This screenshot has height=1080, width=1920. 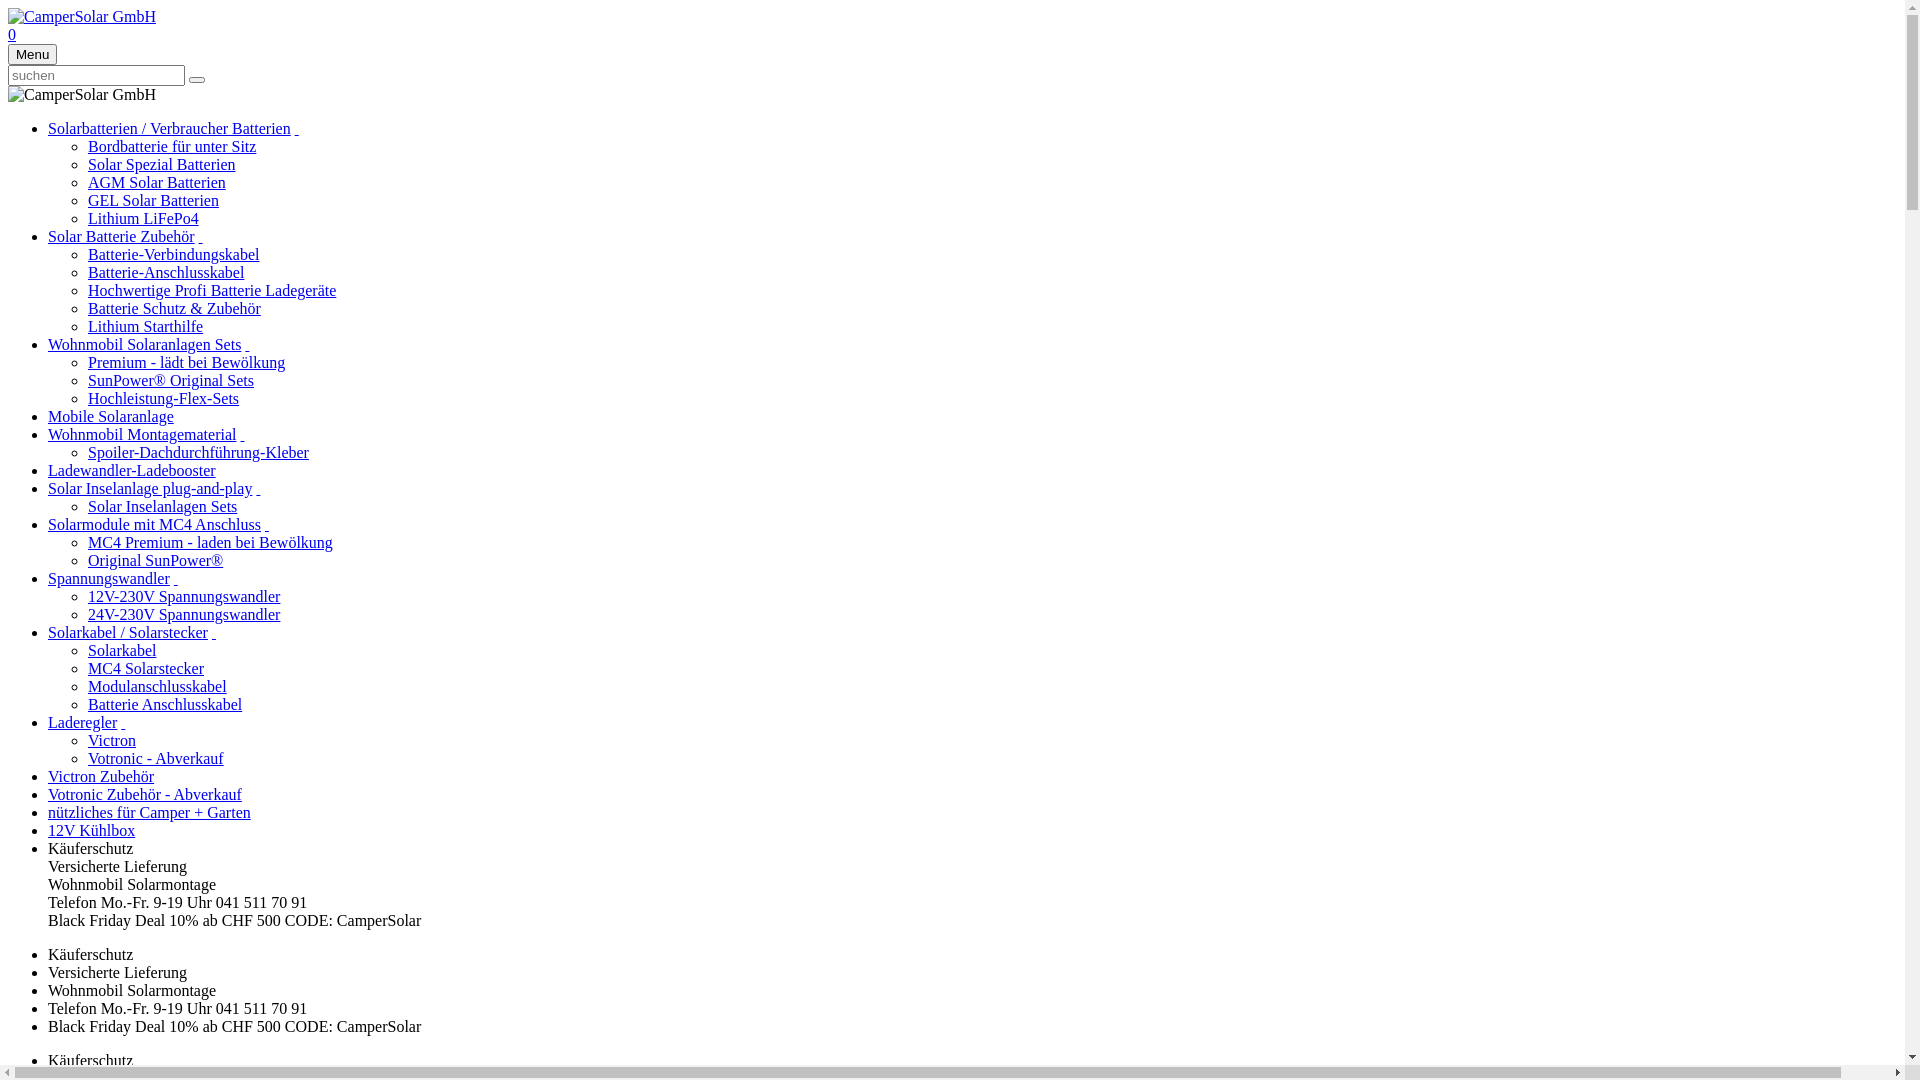 I want to click on 'Solar Spezial Batterien', so click(x=162, y=163).